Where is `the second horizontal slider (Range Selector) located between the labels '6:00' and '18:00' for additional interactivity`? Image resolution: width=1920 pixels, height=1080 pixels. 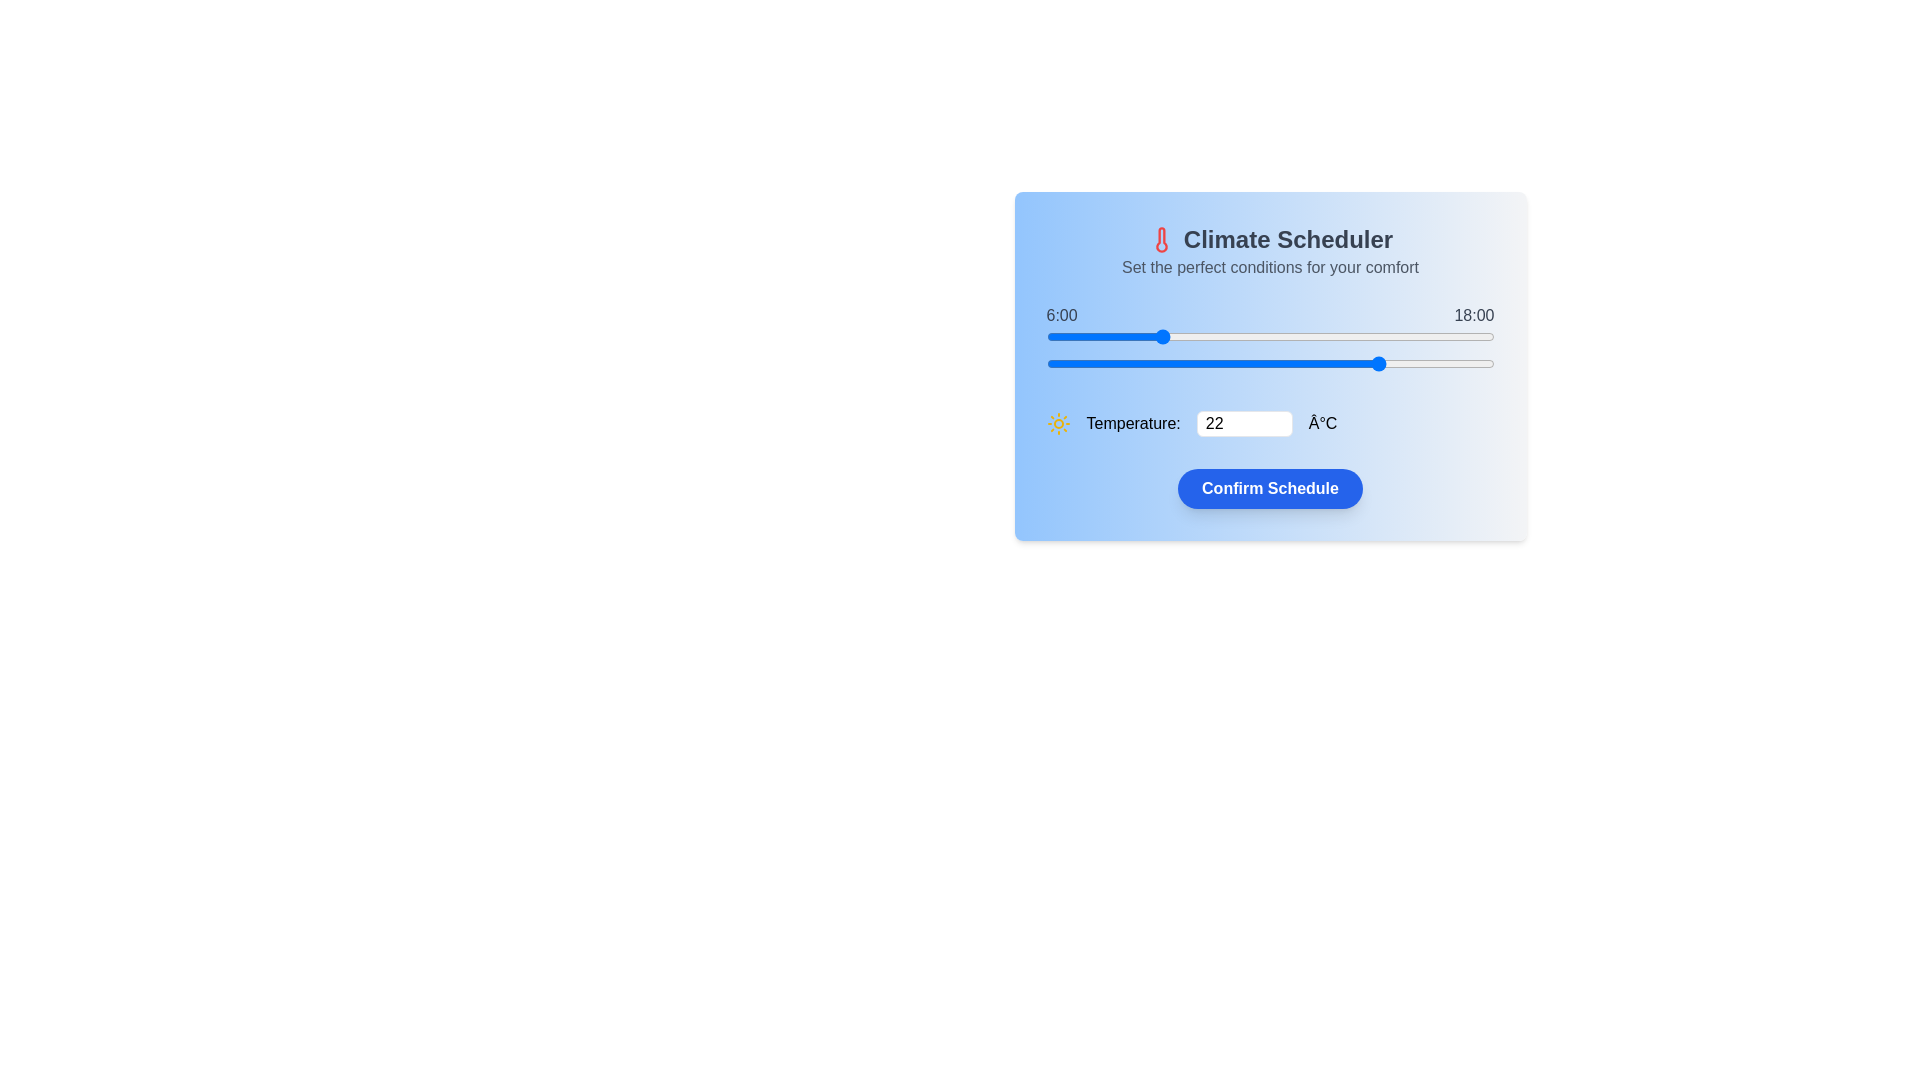 the second horizontal slider (Range Selector) located between the labels '6:00' and '18:00' for additional interactivity is located at coordinates (1269, 363).